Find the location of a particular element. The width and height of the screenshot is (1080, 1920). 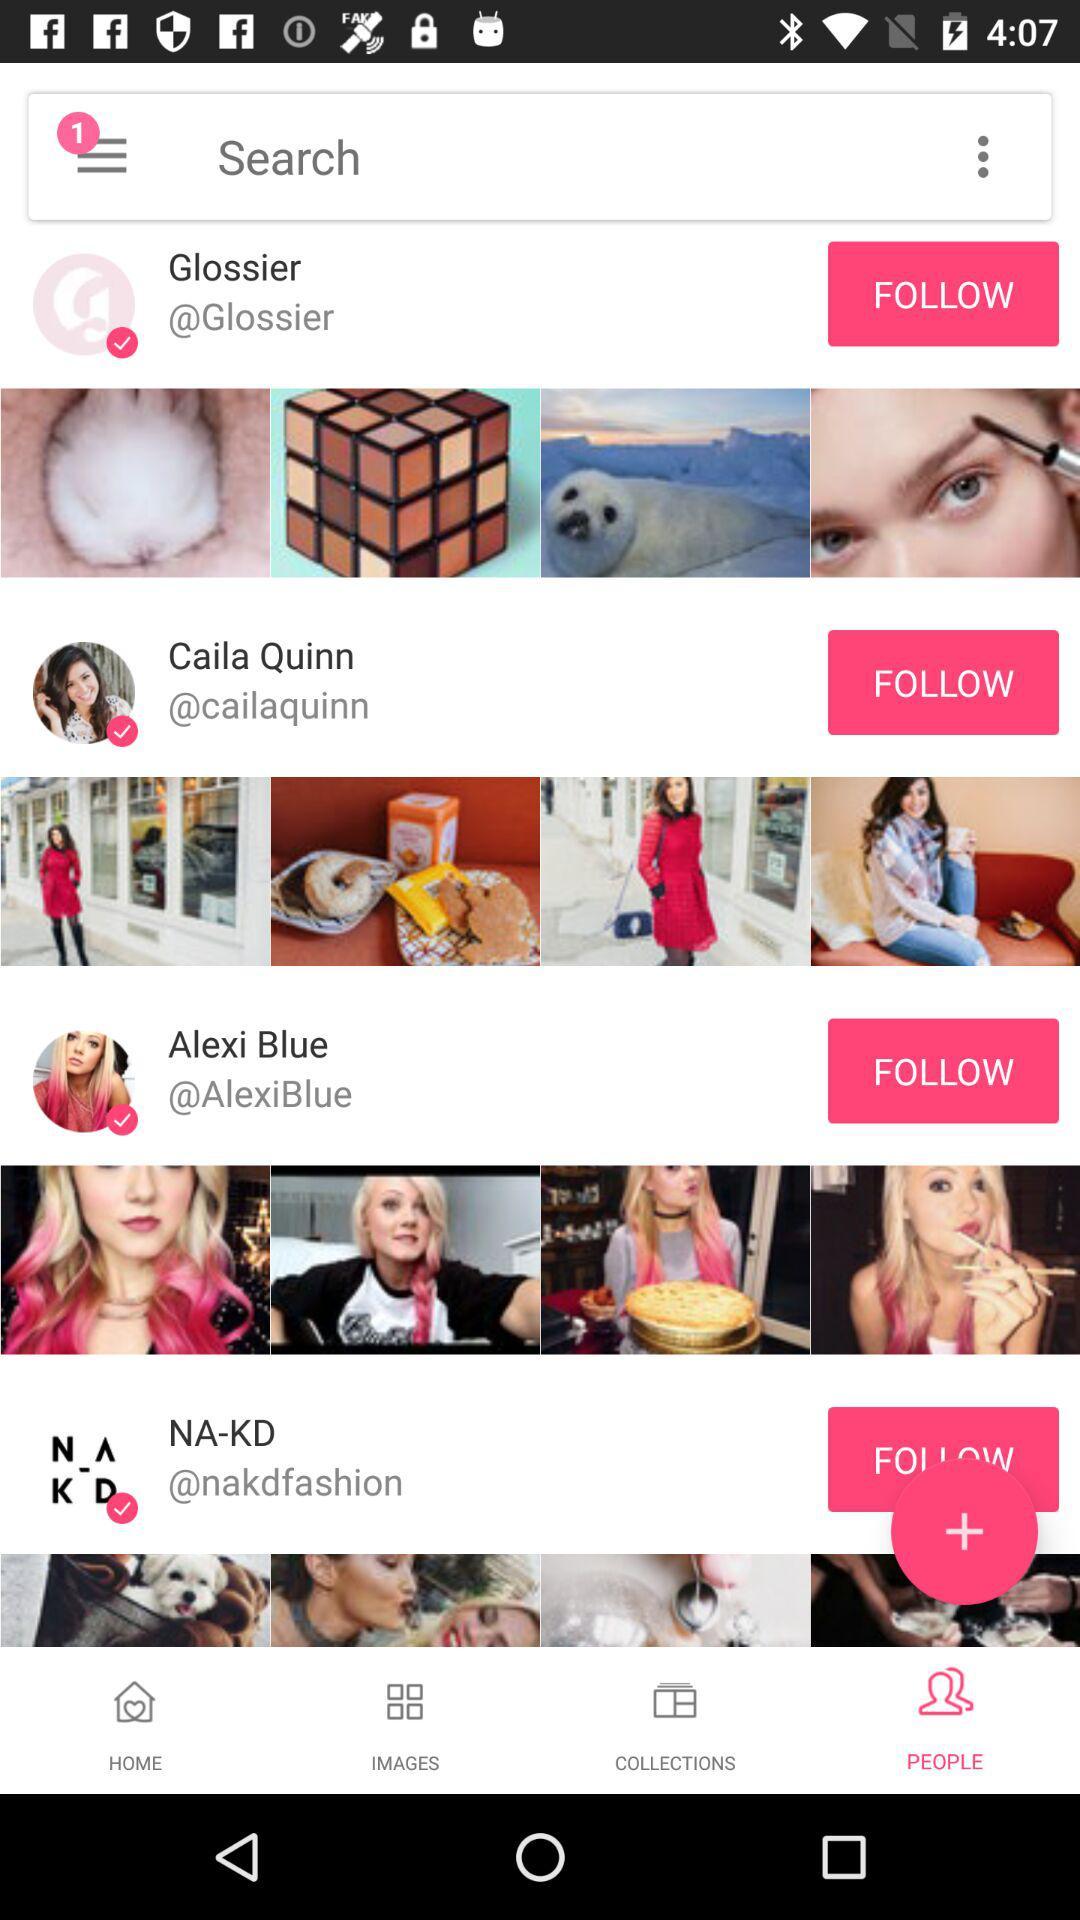

open menu is located at coordinates (101, 155).